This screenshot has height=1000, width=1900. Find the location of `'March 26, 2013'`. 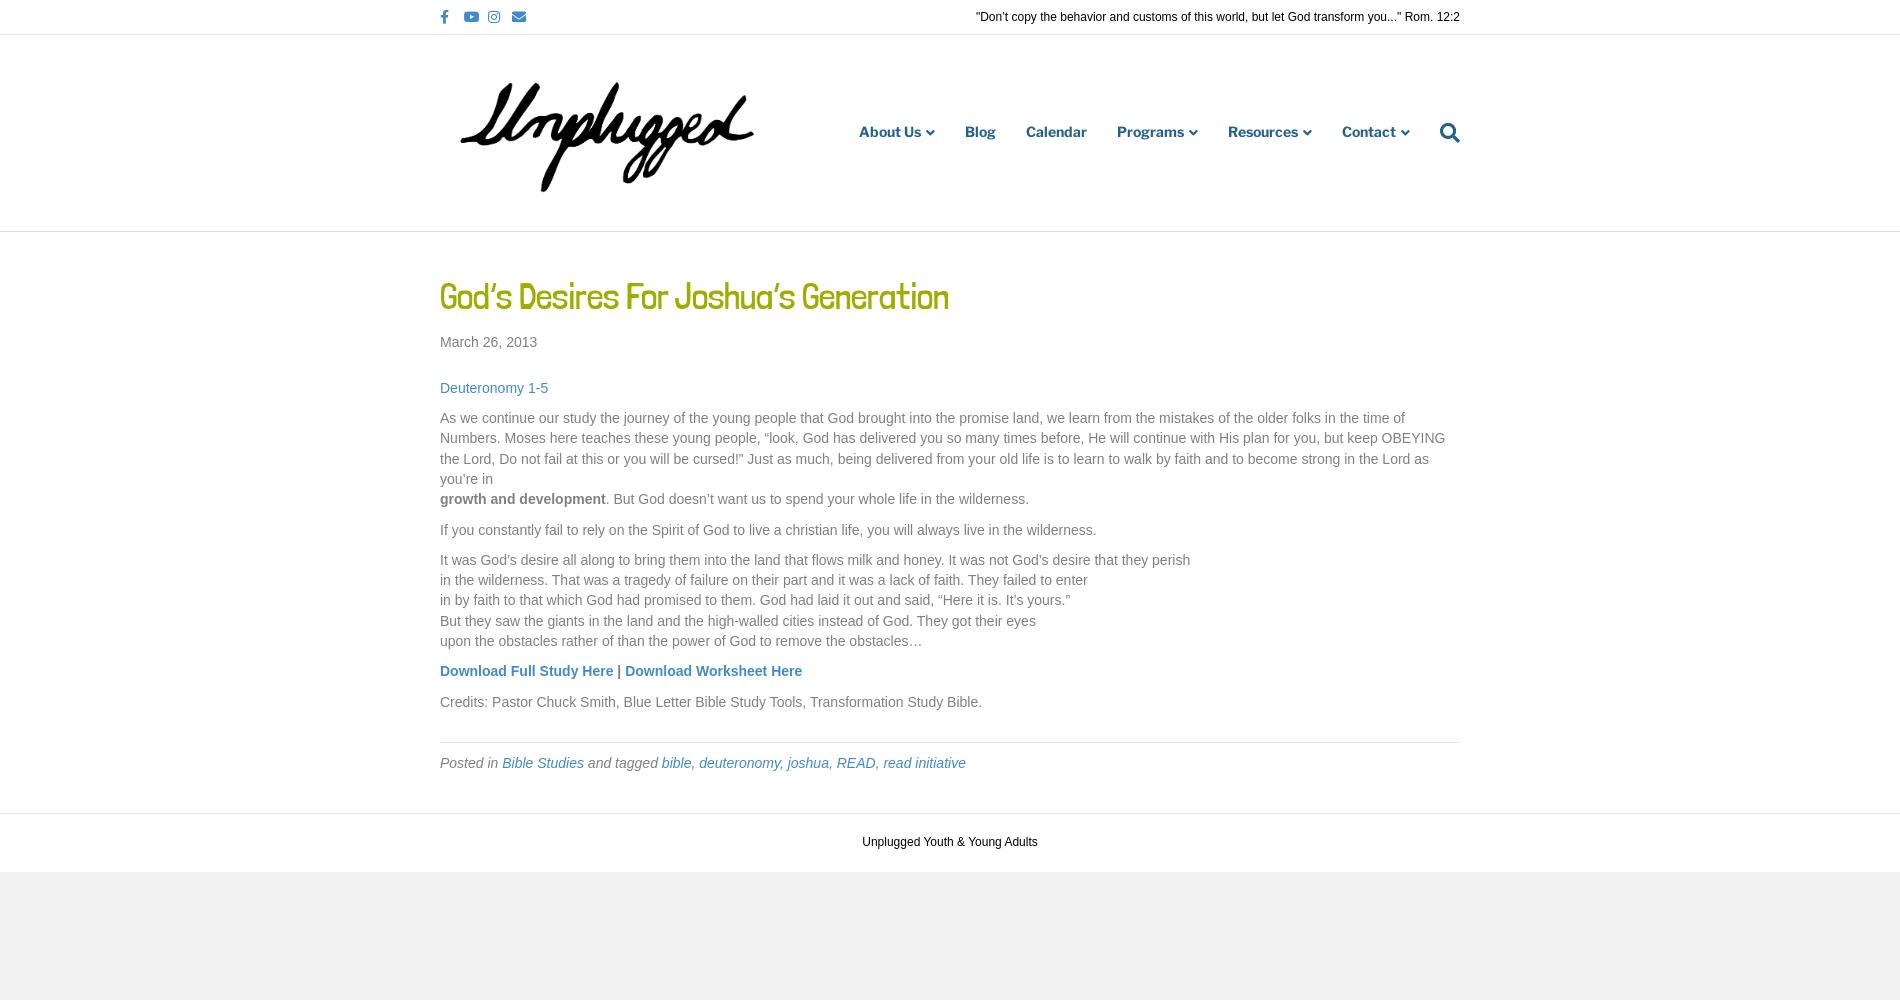

'March 26, 2013' is located at coordinates (488, 341).